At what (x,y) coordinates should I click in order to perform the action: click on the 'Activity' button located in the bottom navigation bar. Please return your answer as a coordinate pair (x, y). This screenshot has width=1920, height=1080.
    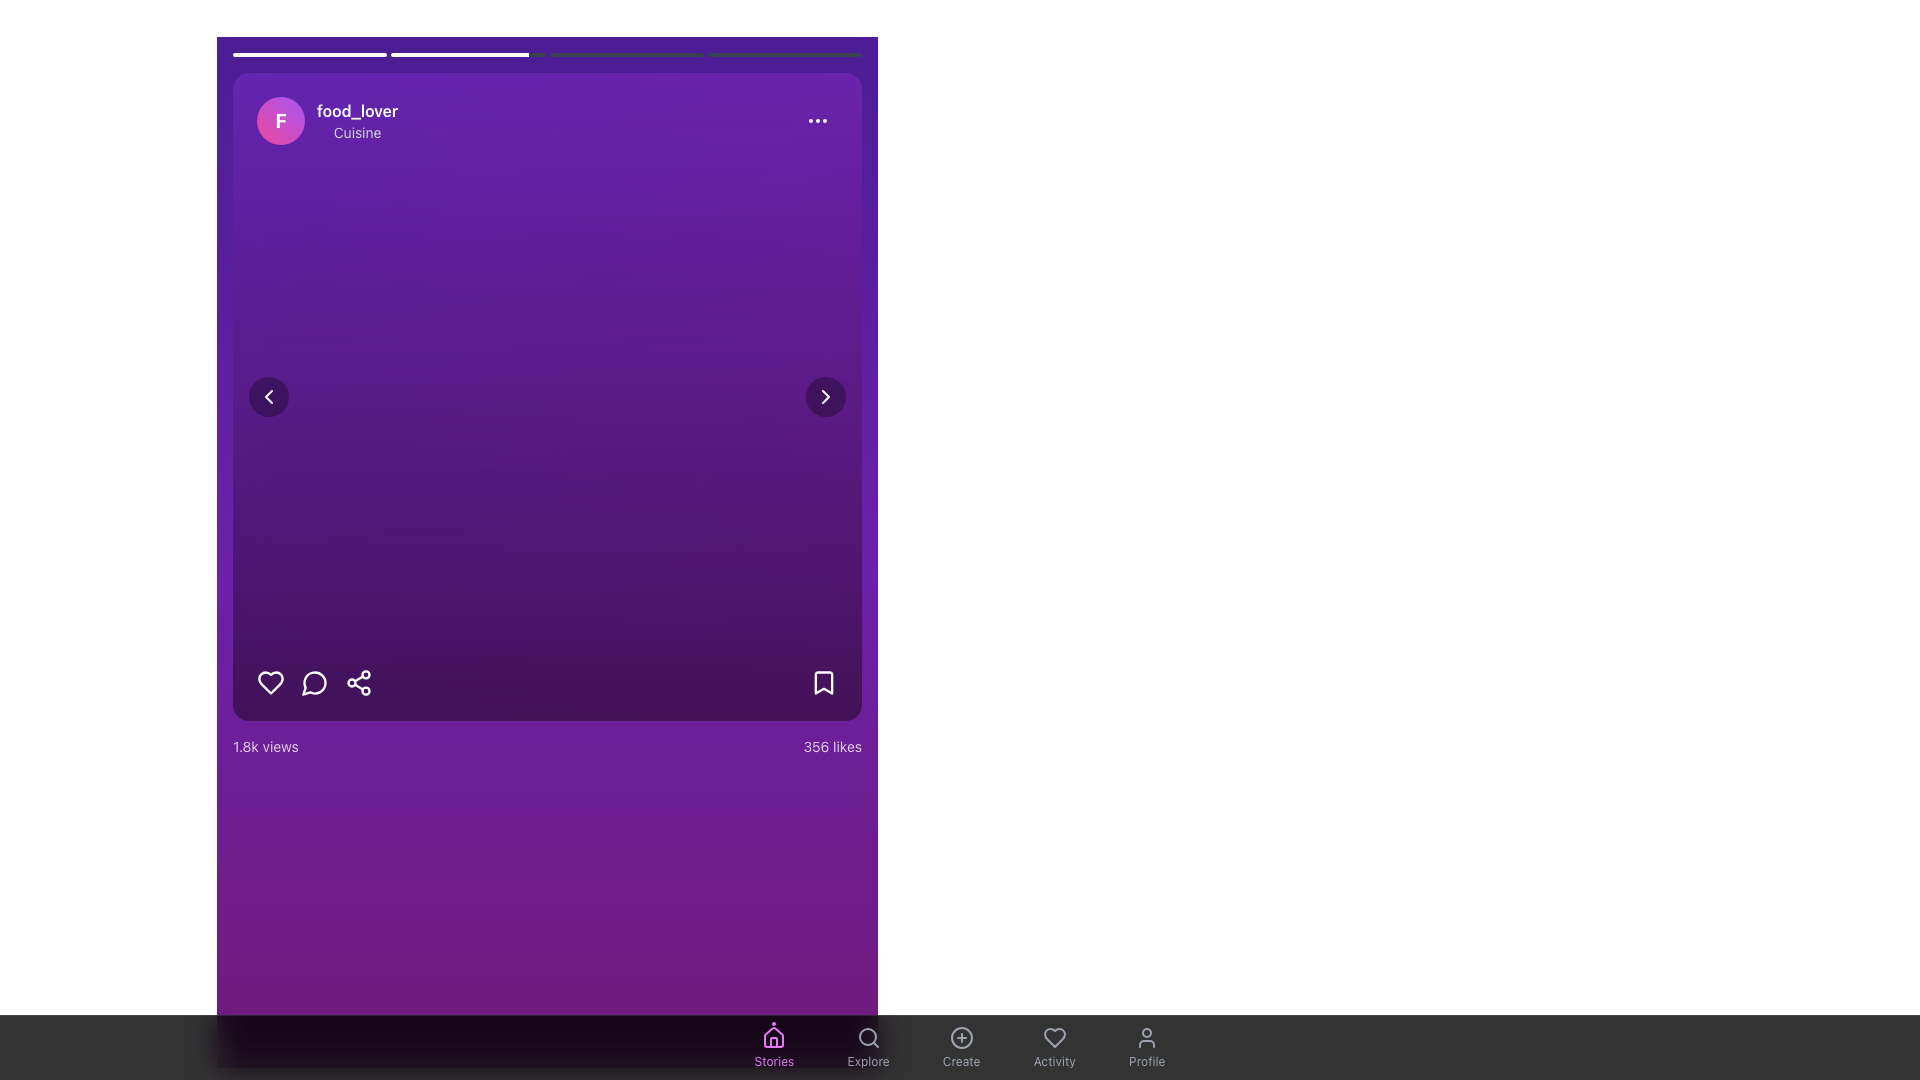
    Looking at the image, I should click on (1053, 1047).